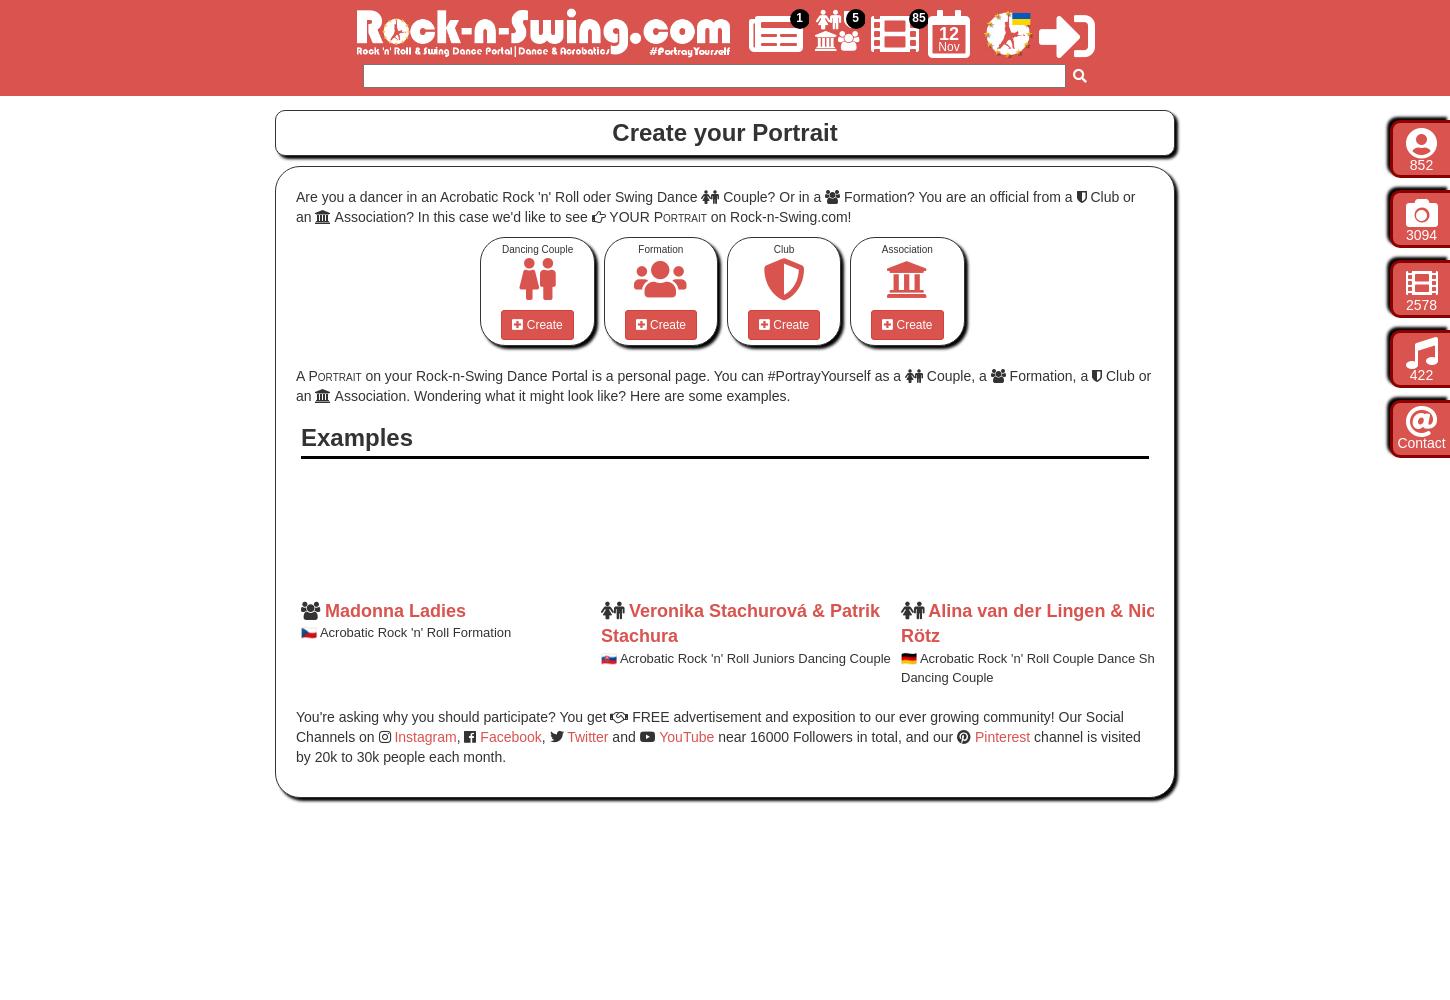 The image size is (1450, 1000). I want to click on 'Ecktown-Team', so click(1224, 609).